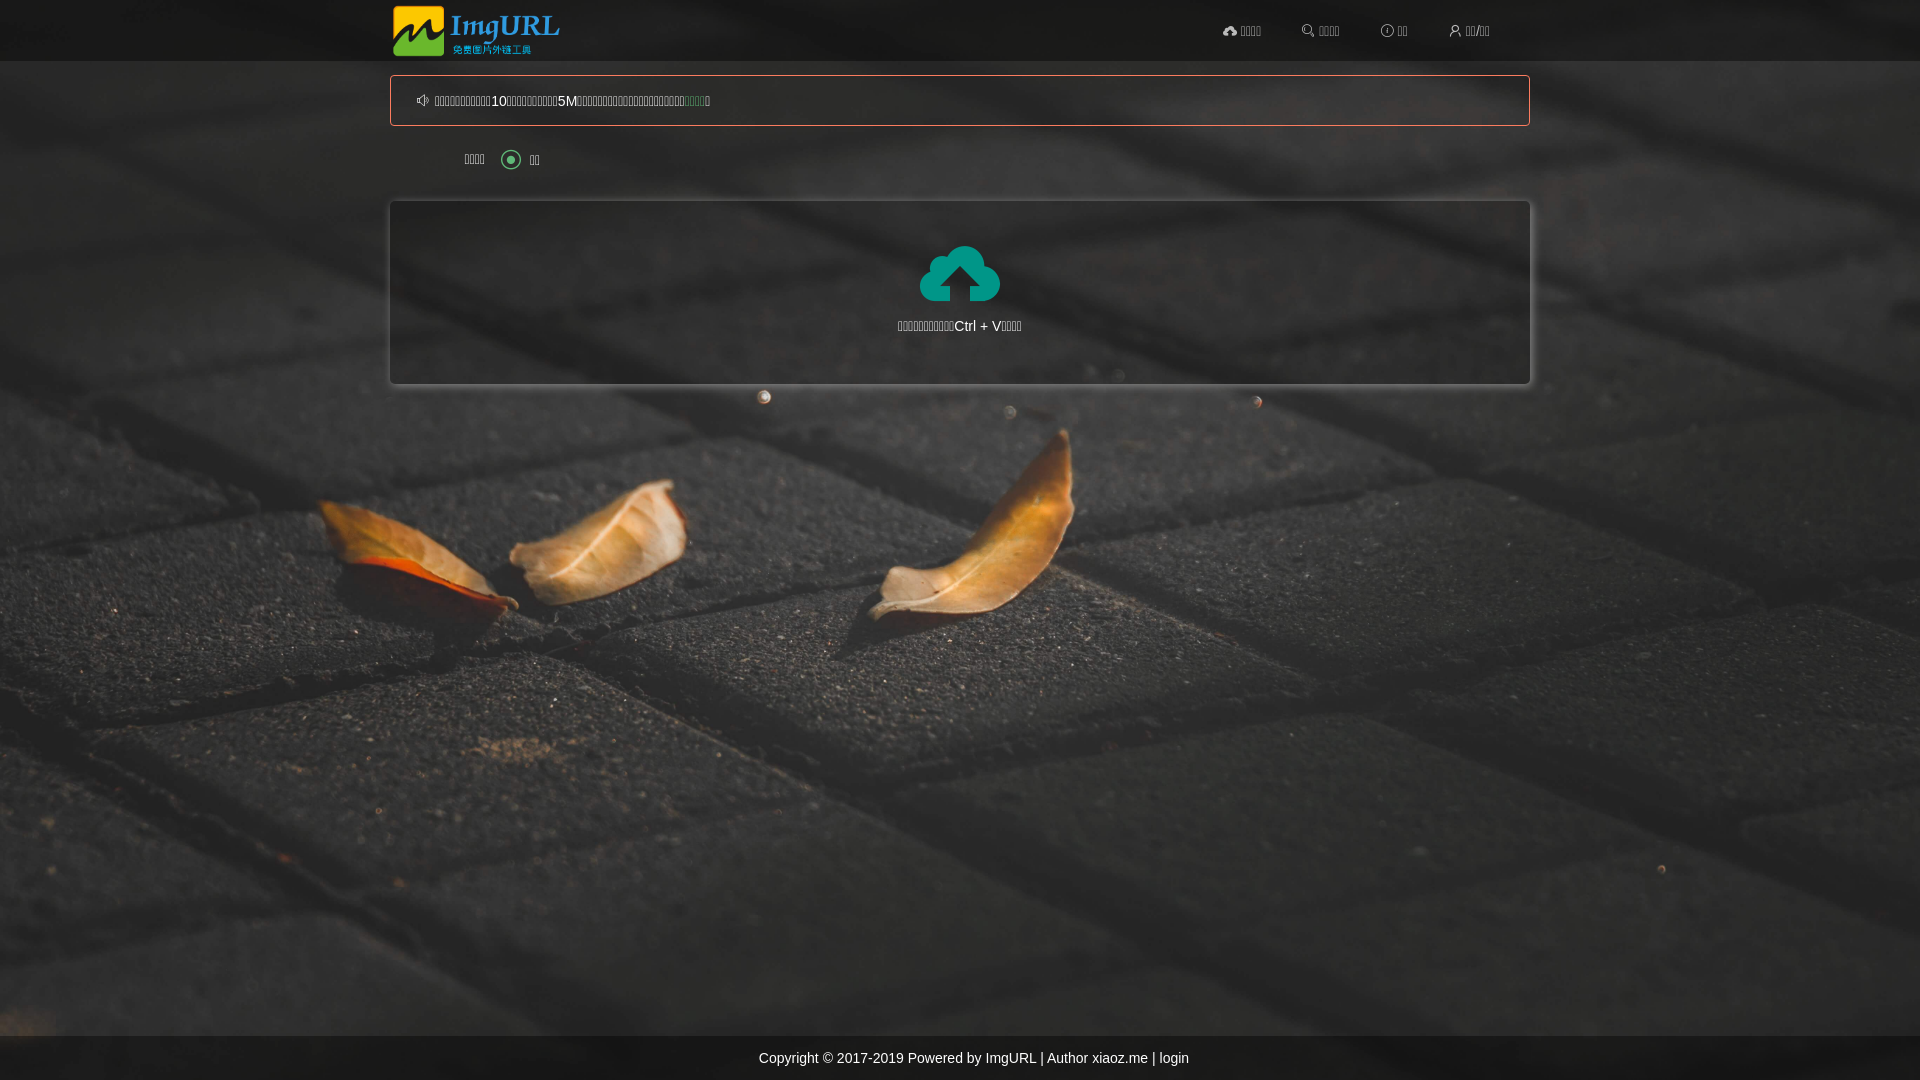 Image resolution: width=1920 pixels, height=1080 pixels. What do you see at coordinates (1118, 1056) in the screenshot?
I see `'xiaoz.me'` at bounding box center [1118, 1056].